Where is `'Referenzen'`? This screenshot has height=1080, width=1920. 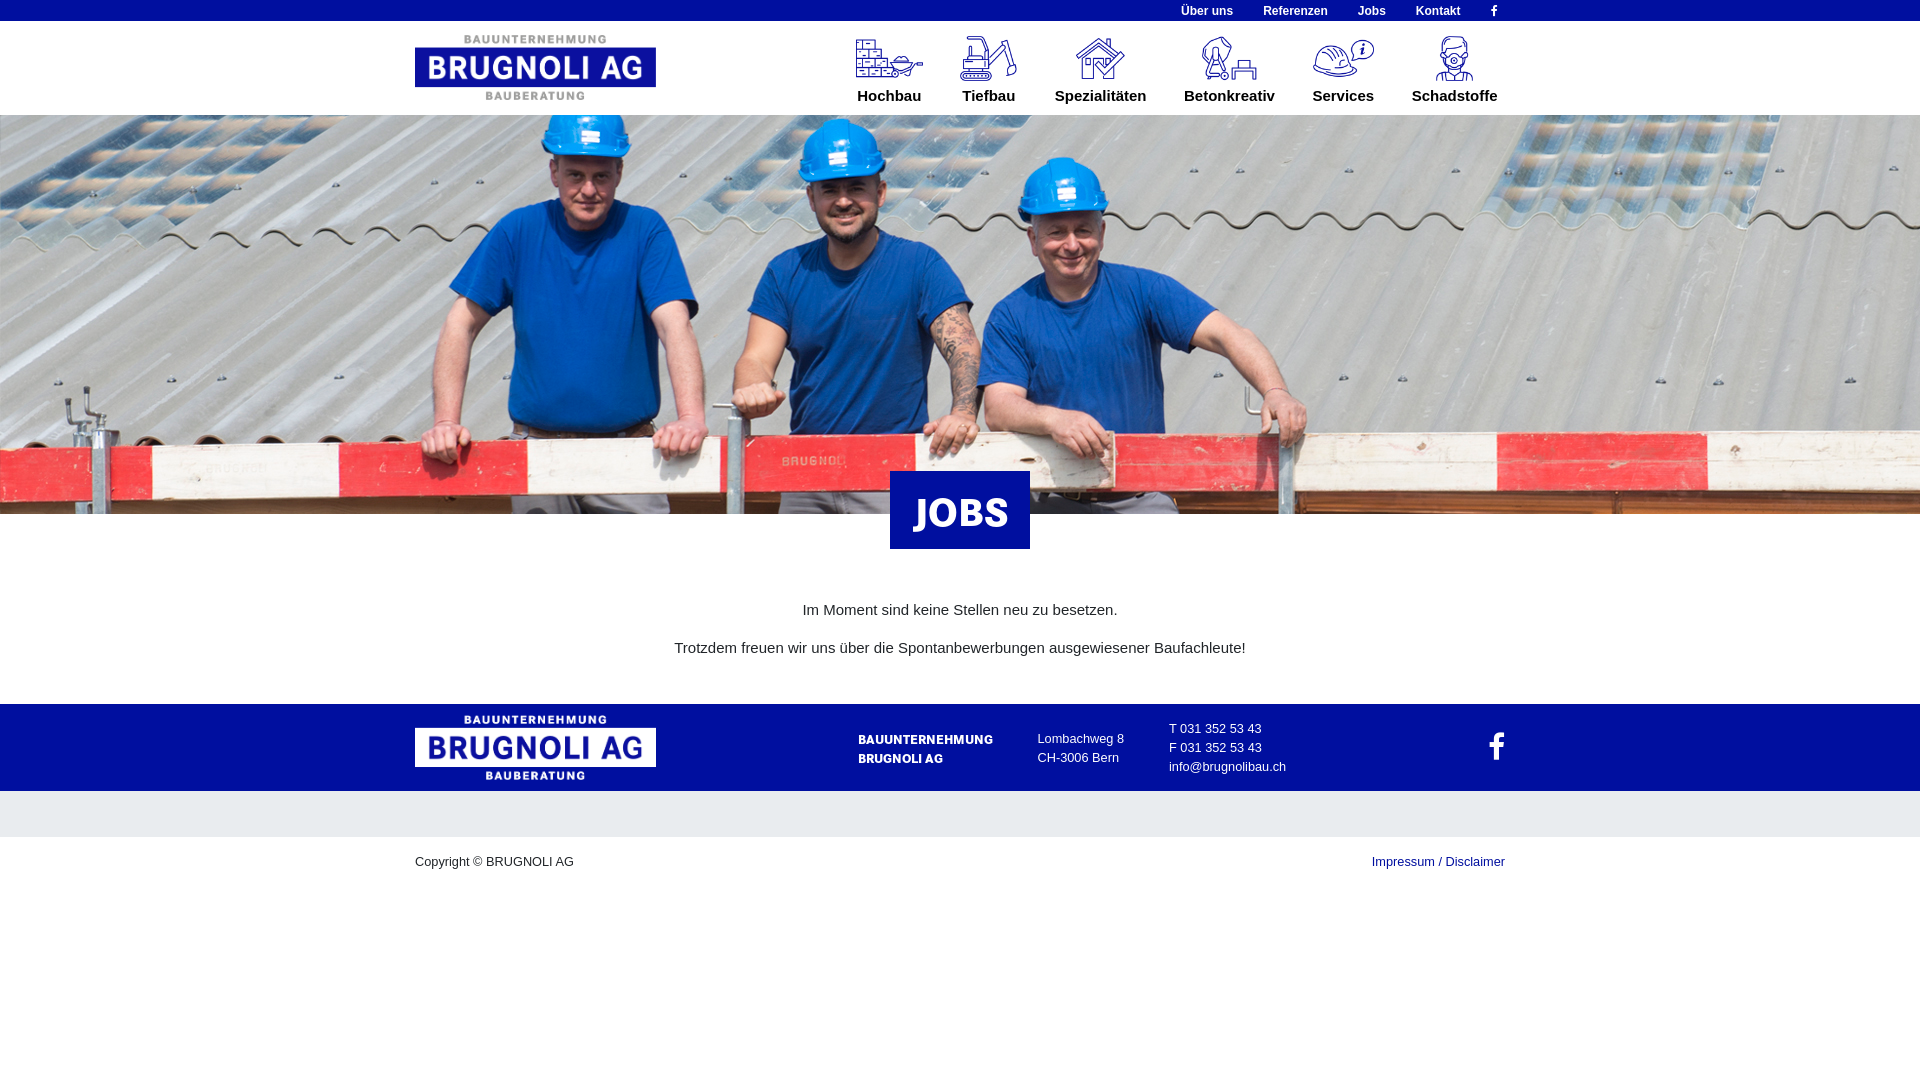 'Referenzen' is located at coordinates (1295, 10).